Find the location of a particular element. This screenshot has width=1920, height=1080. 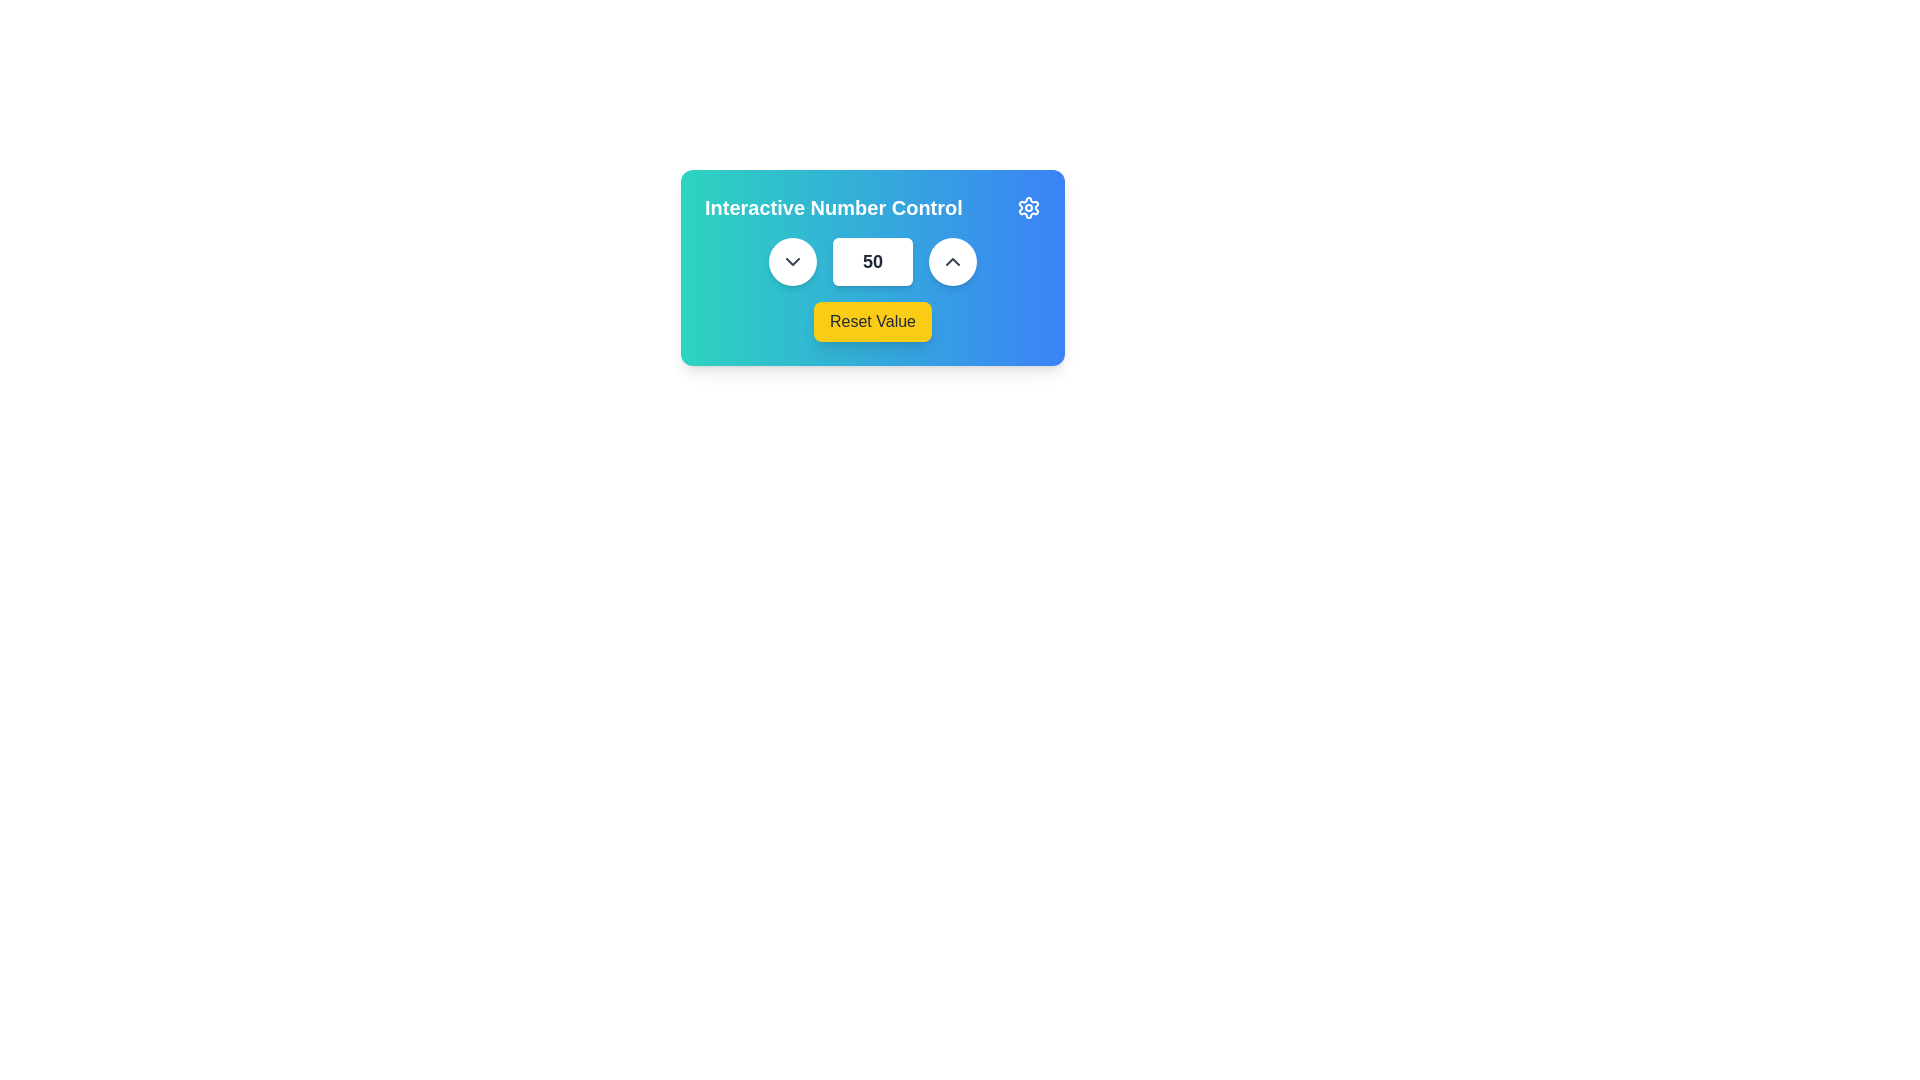

the chevron-up button styled with a dark gray color, located inside a white circular button in the upper-right section of the interface card is located at coordinates (952, 261).